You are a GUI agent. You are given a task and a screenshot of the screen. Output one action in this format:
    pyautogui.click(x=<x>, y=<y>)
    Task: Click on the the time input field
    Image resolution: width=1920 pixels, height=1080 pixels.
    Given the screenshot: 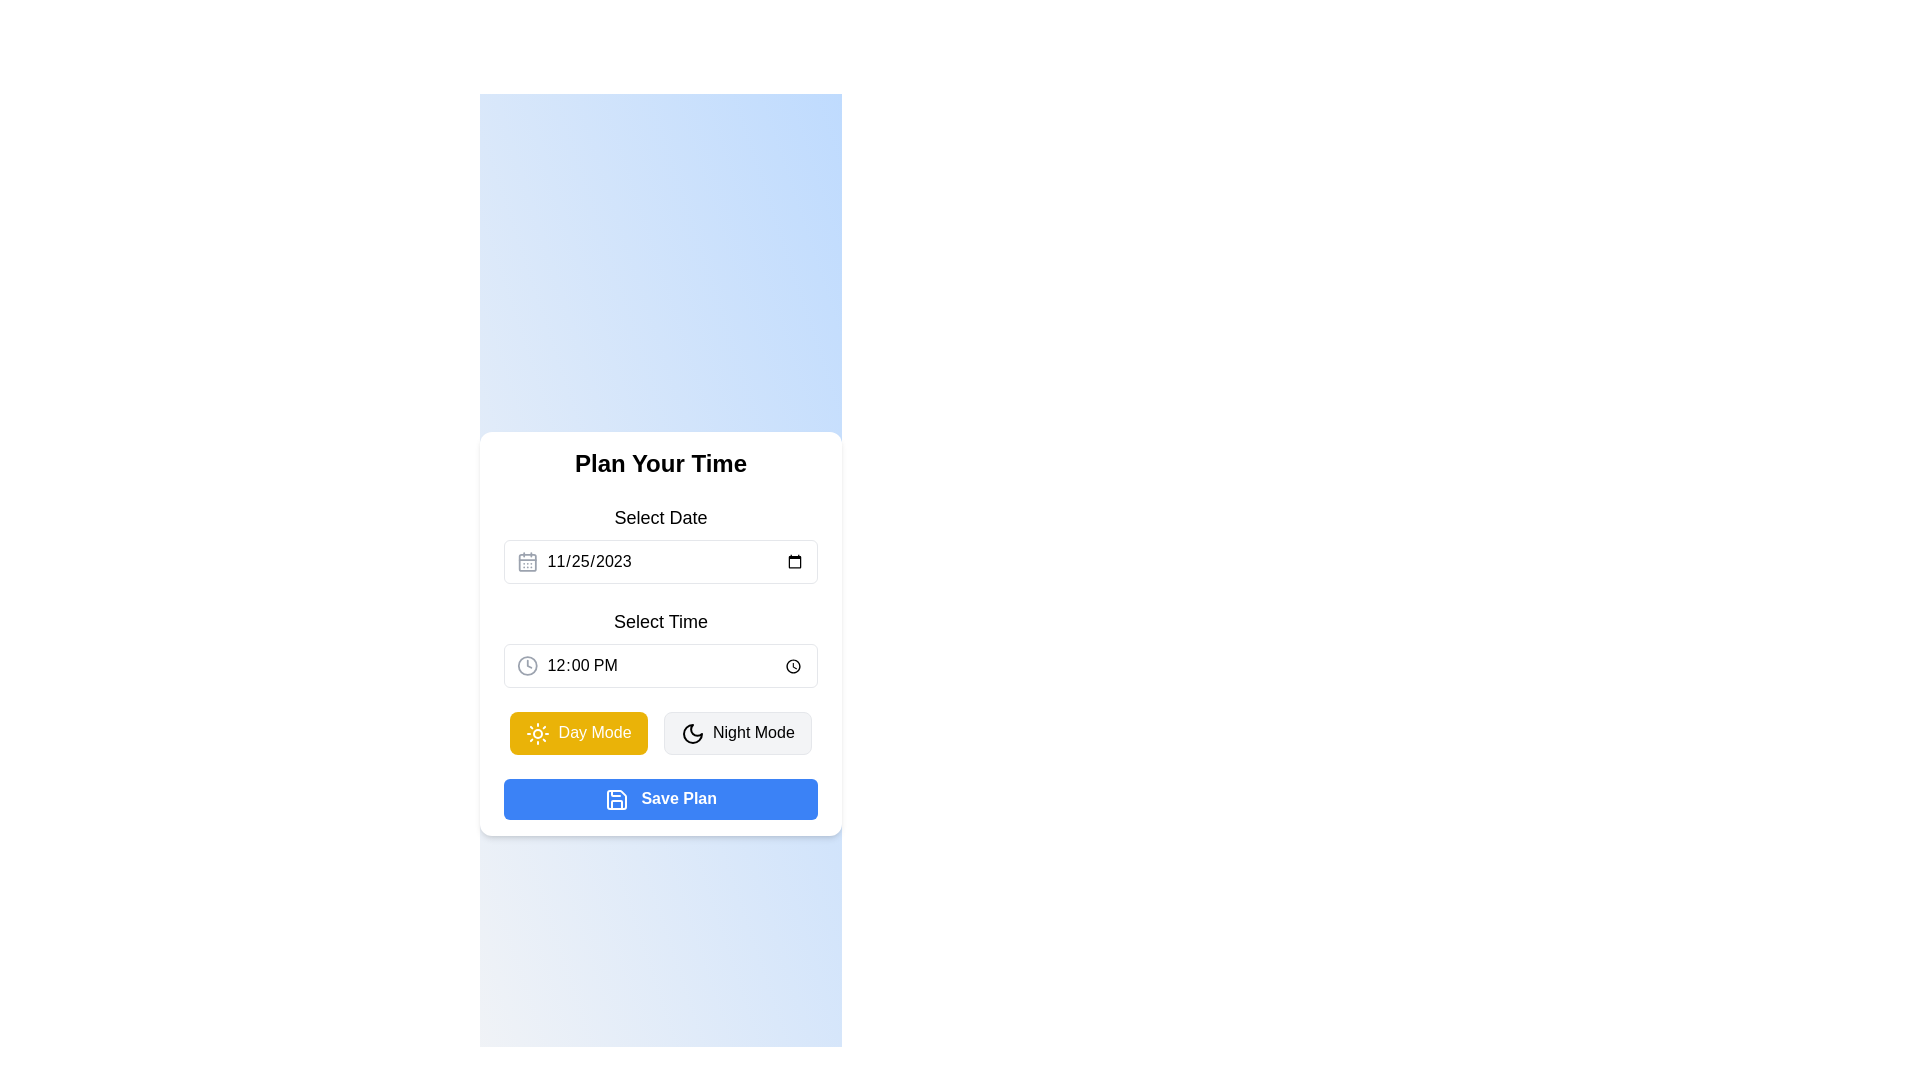 What is the action you would take?
    pyautogui.click(x=661, y=648)
    